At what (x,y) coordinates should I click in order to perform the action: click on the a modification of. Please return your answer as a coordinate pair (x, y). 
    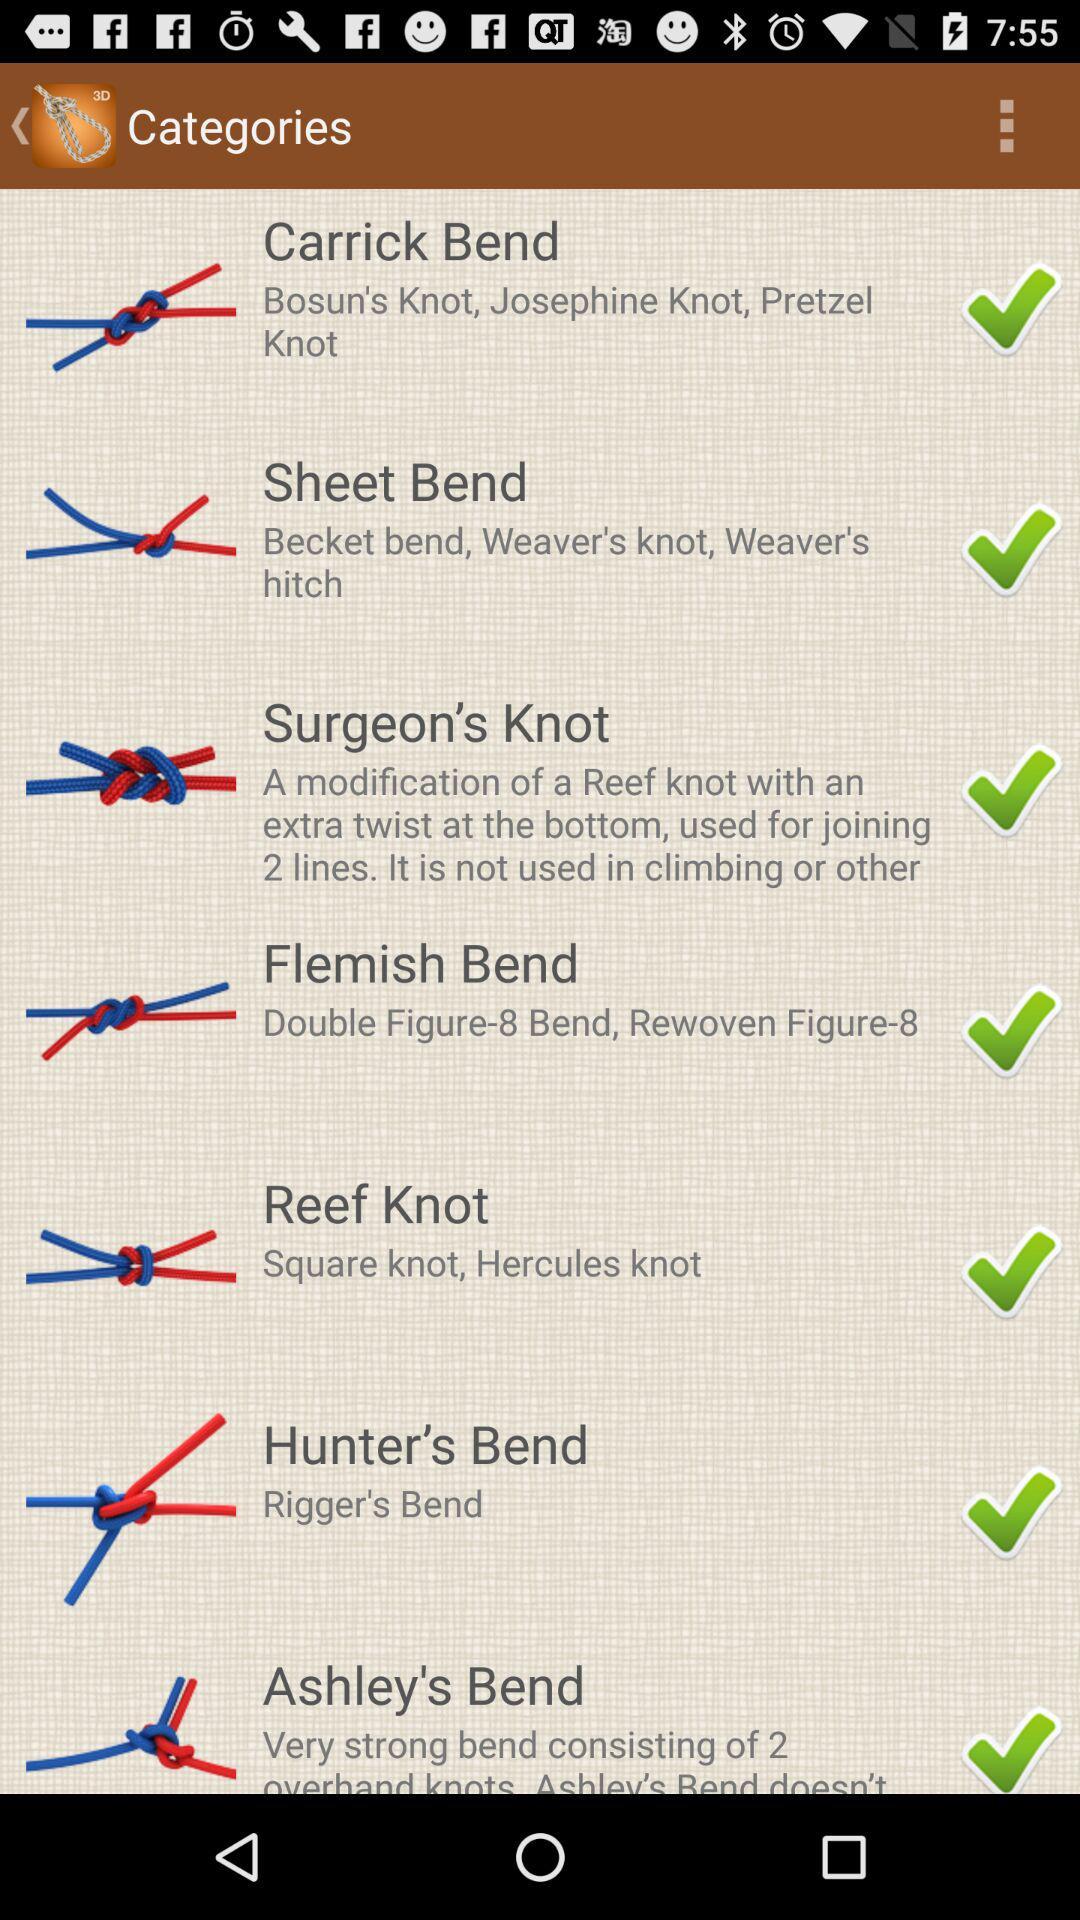
    Looking at the image, I should click on (604, 822).